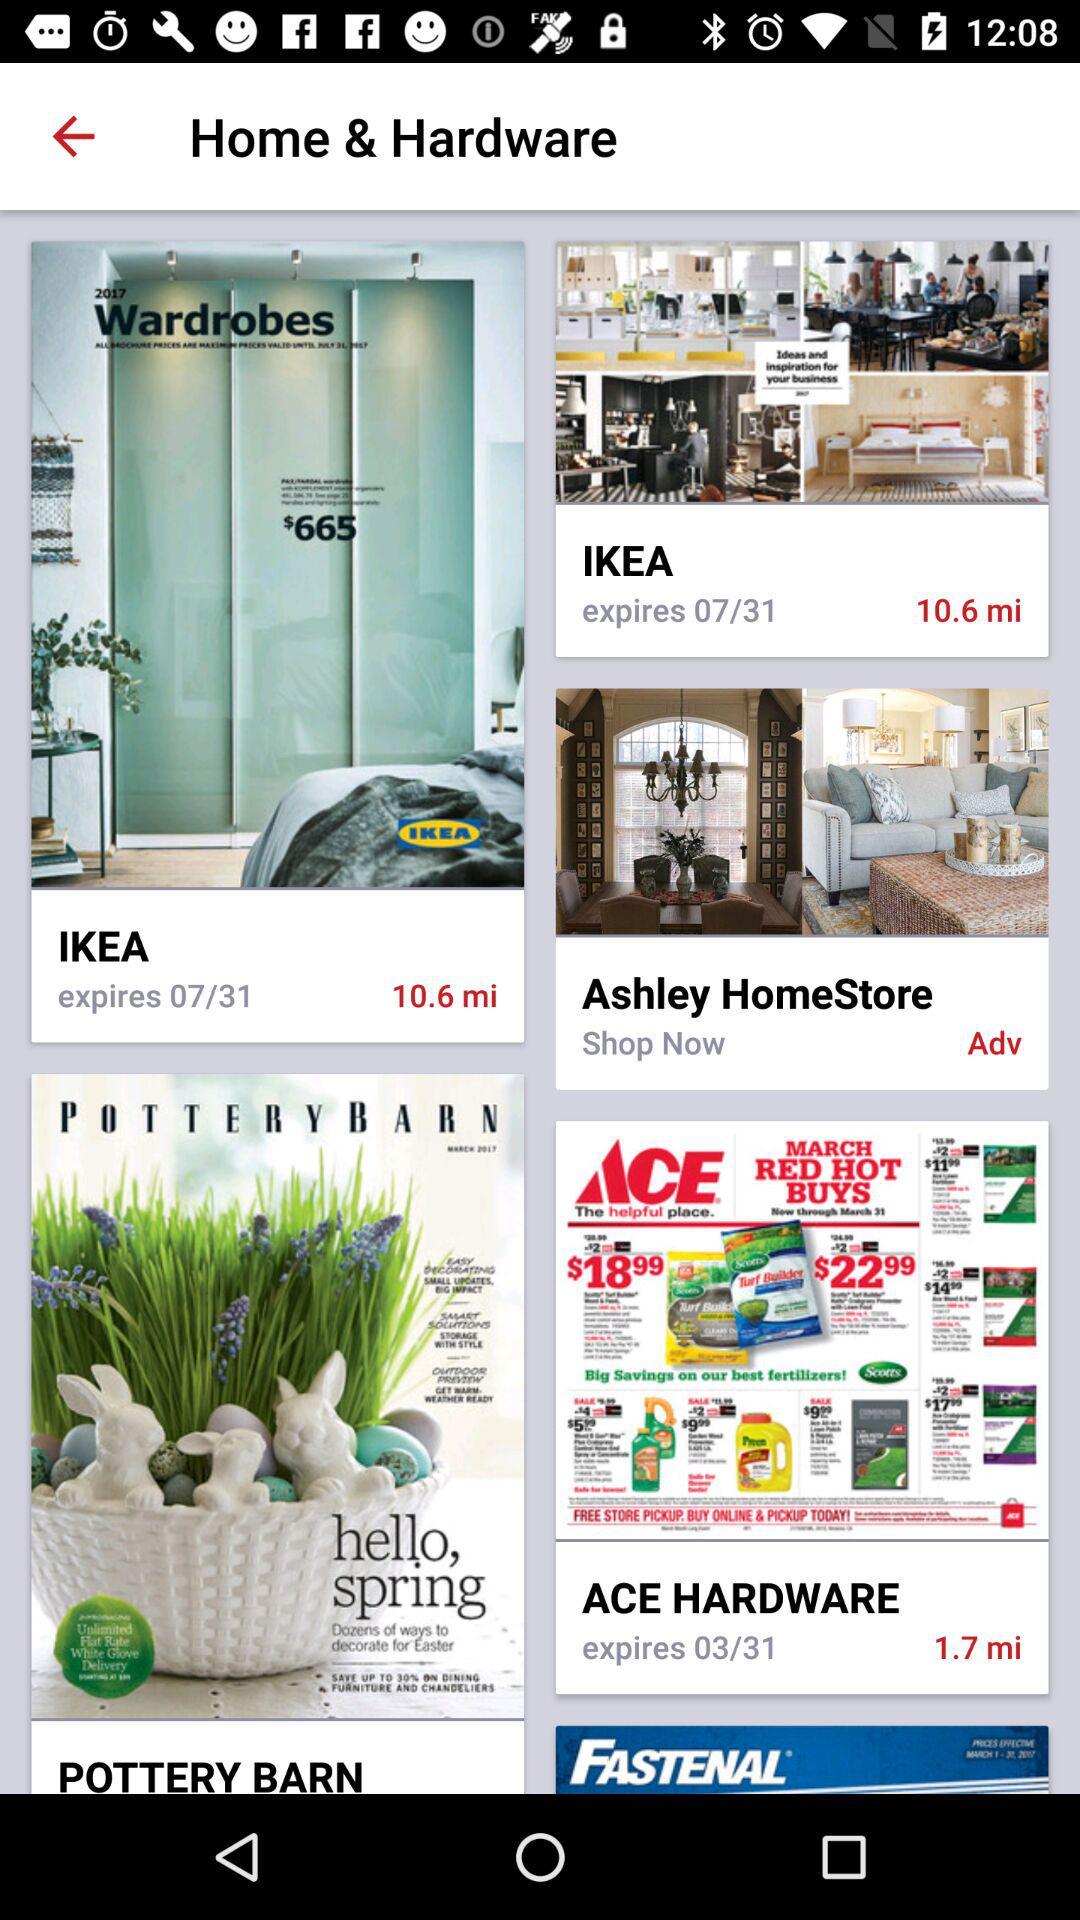  Describe the element at coordinates (801, 935) in the screenshot. I see `icon to the right of ikea` at that location.